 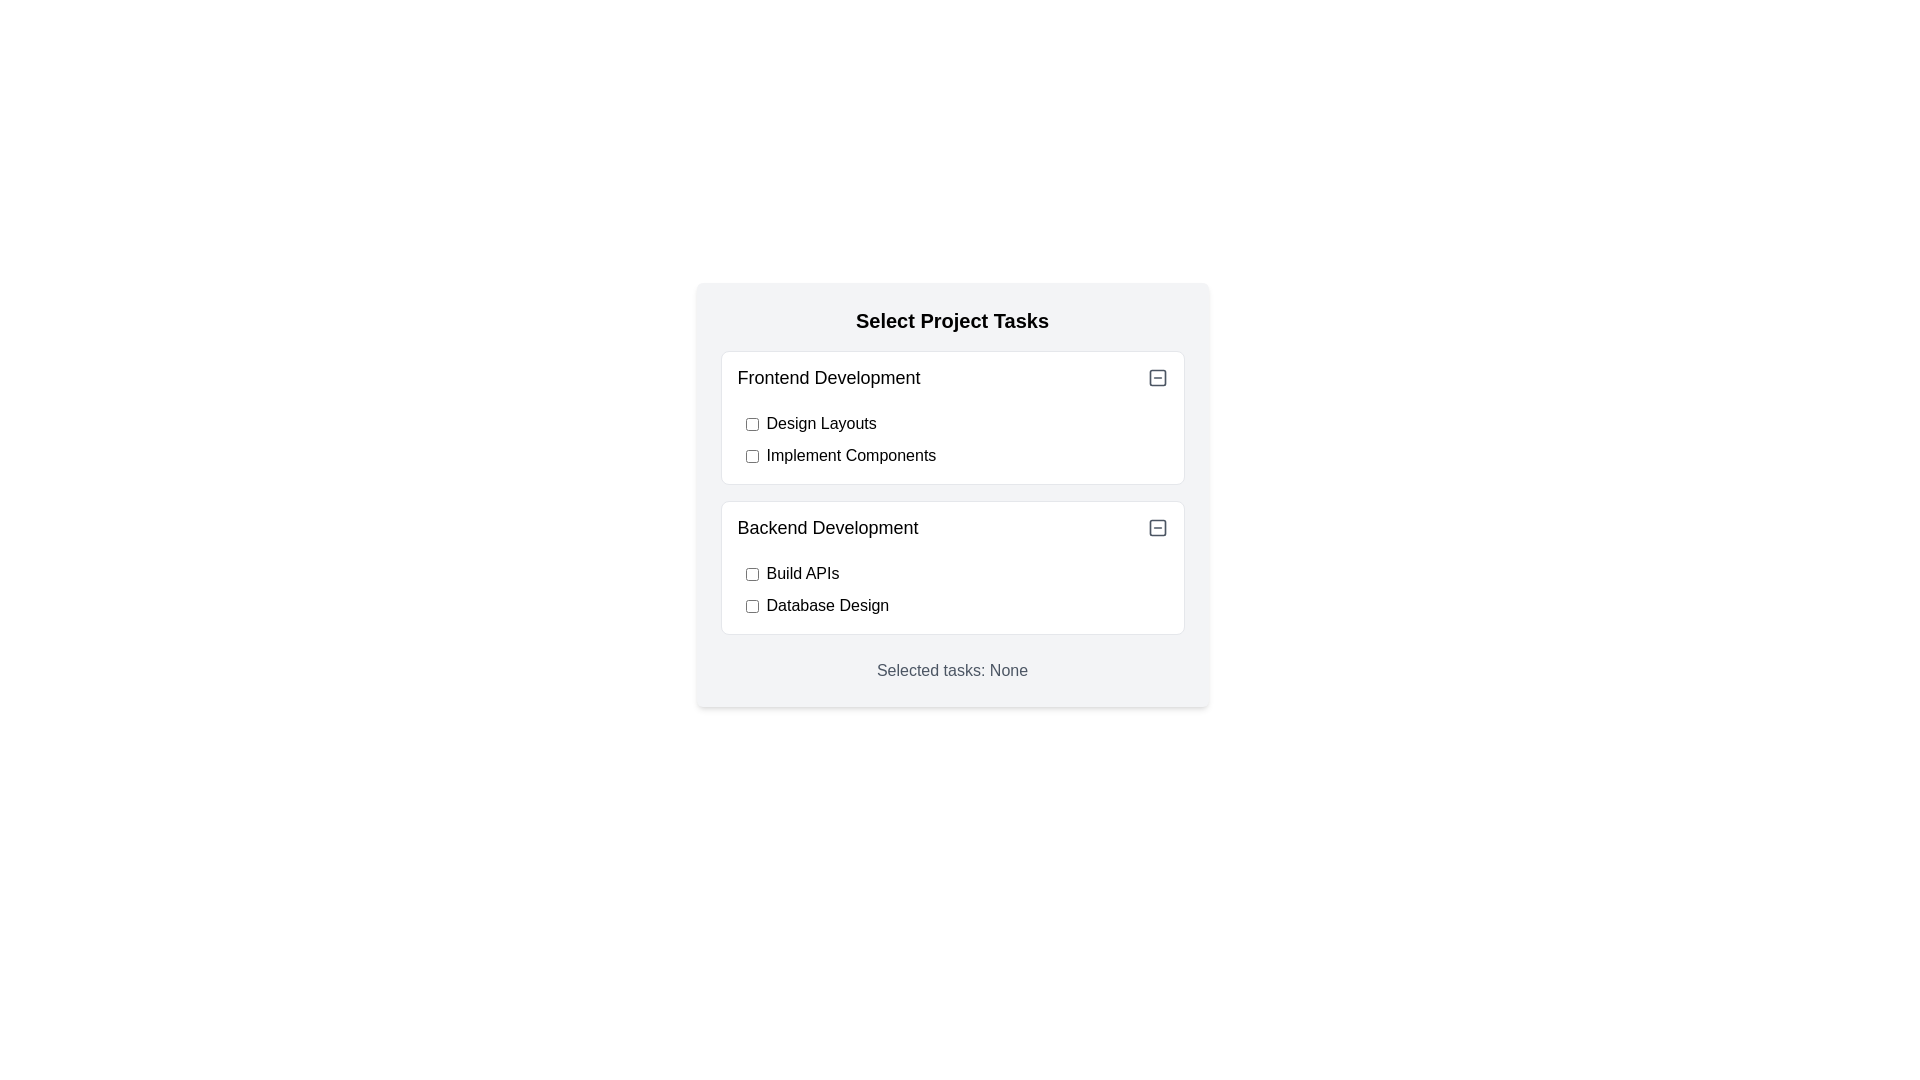 What do you see at coordinates (751, 423) in the screenshot?
I see `the checkbox preceding the 'Design Layouts' text in the 'Frontend Development' section` at bounding box center [751, 423].